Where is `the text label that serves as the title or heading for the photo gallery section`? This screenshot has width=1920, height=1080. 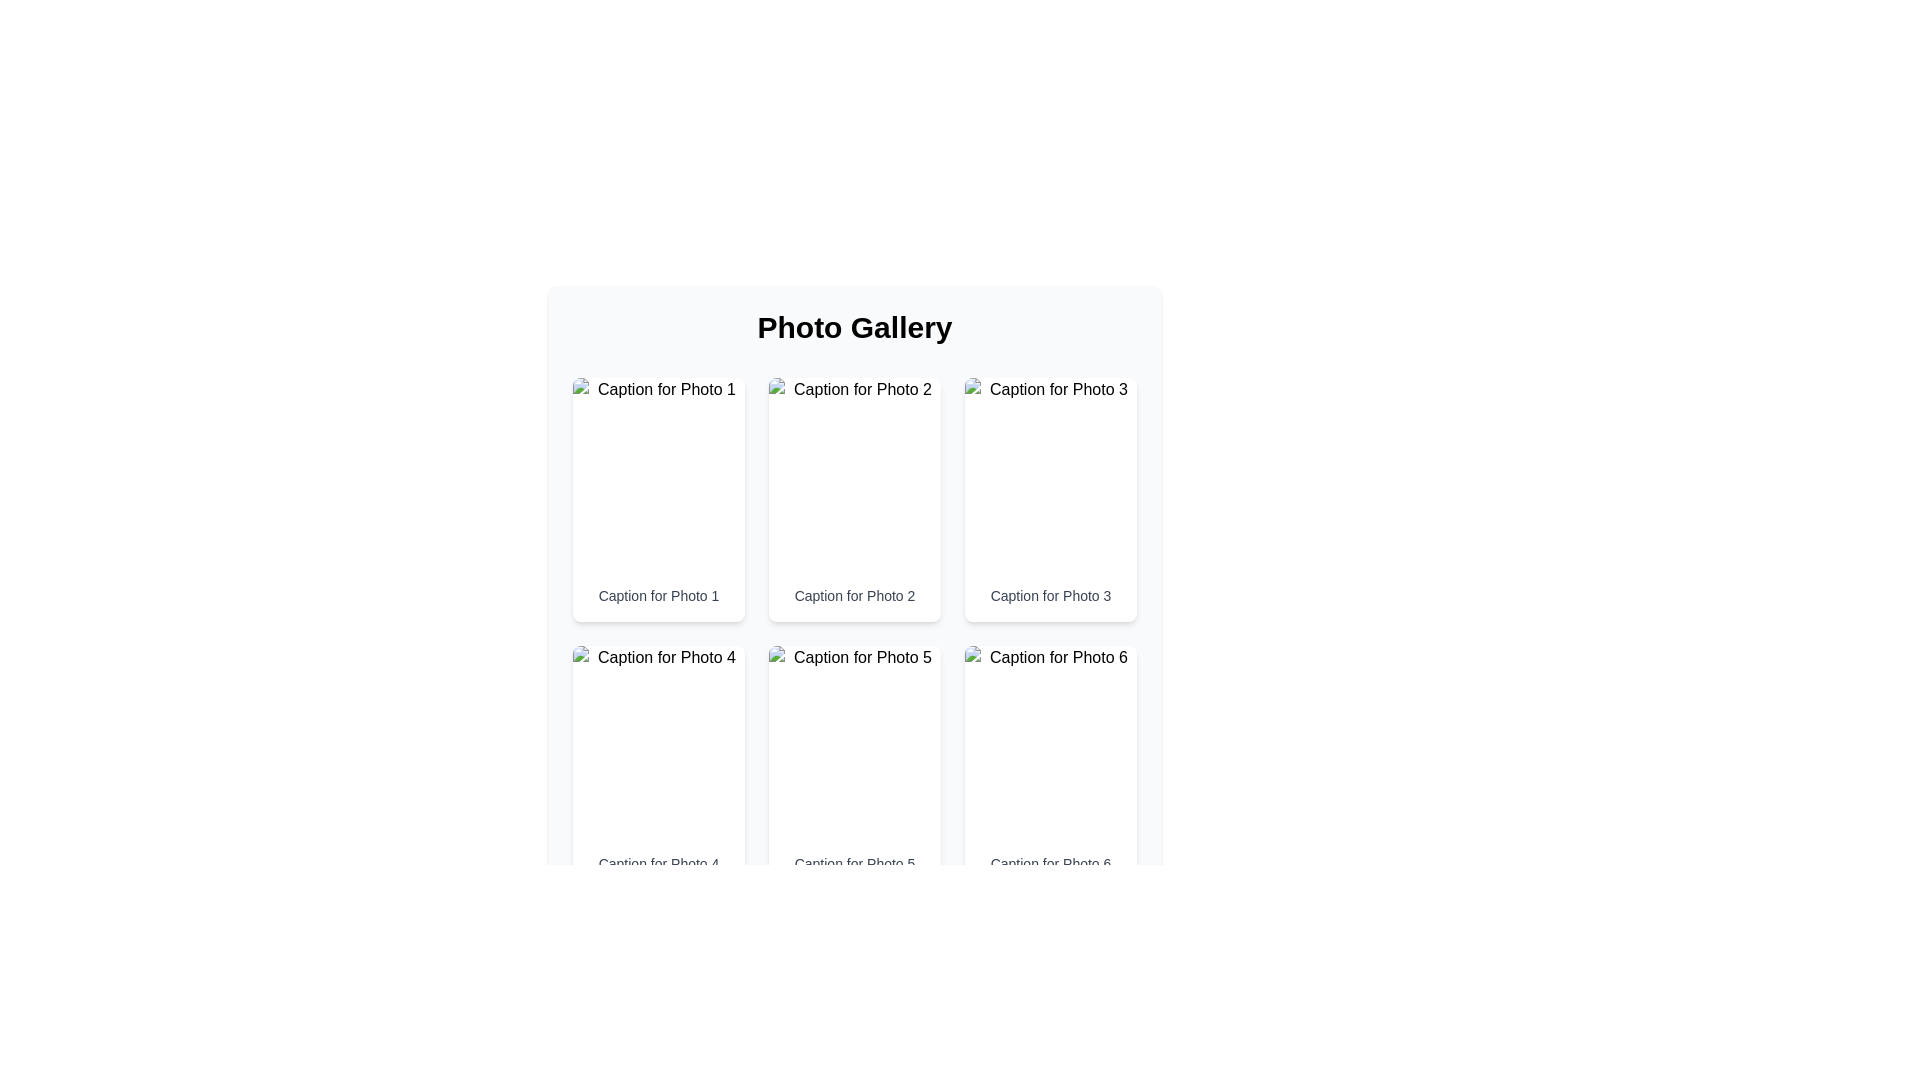 the text label that serves as the title or heading for the photo gallery section is located at coordinates (854, 326).